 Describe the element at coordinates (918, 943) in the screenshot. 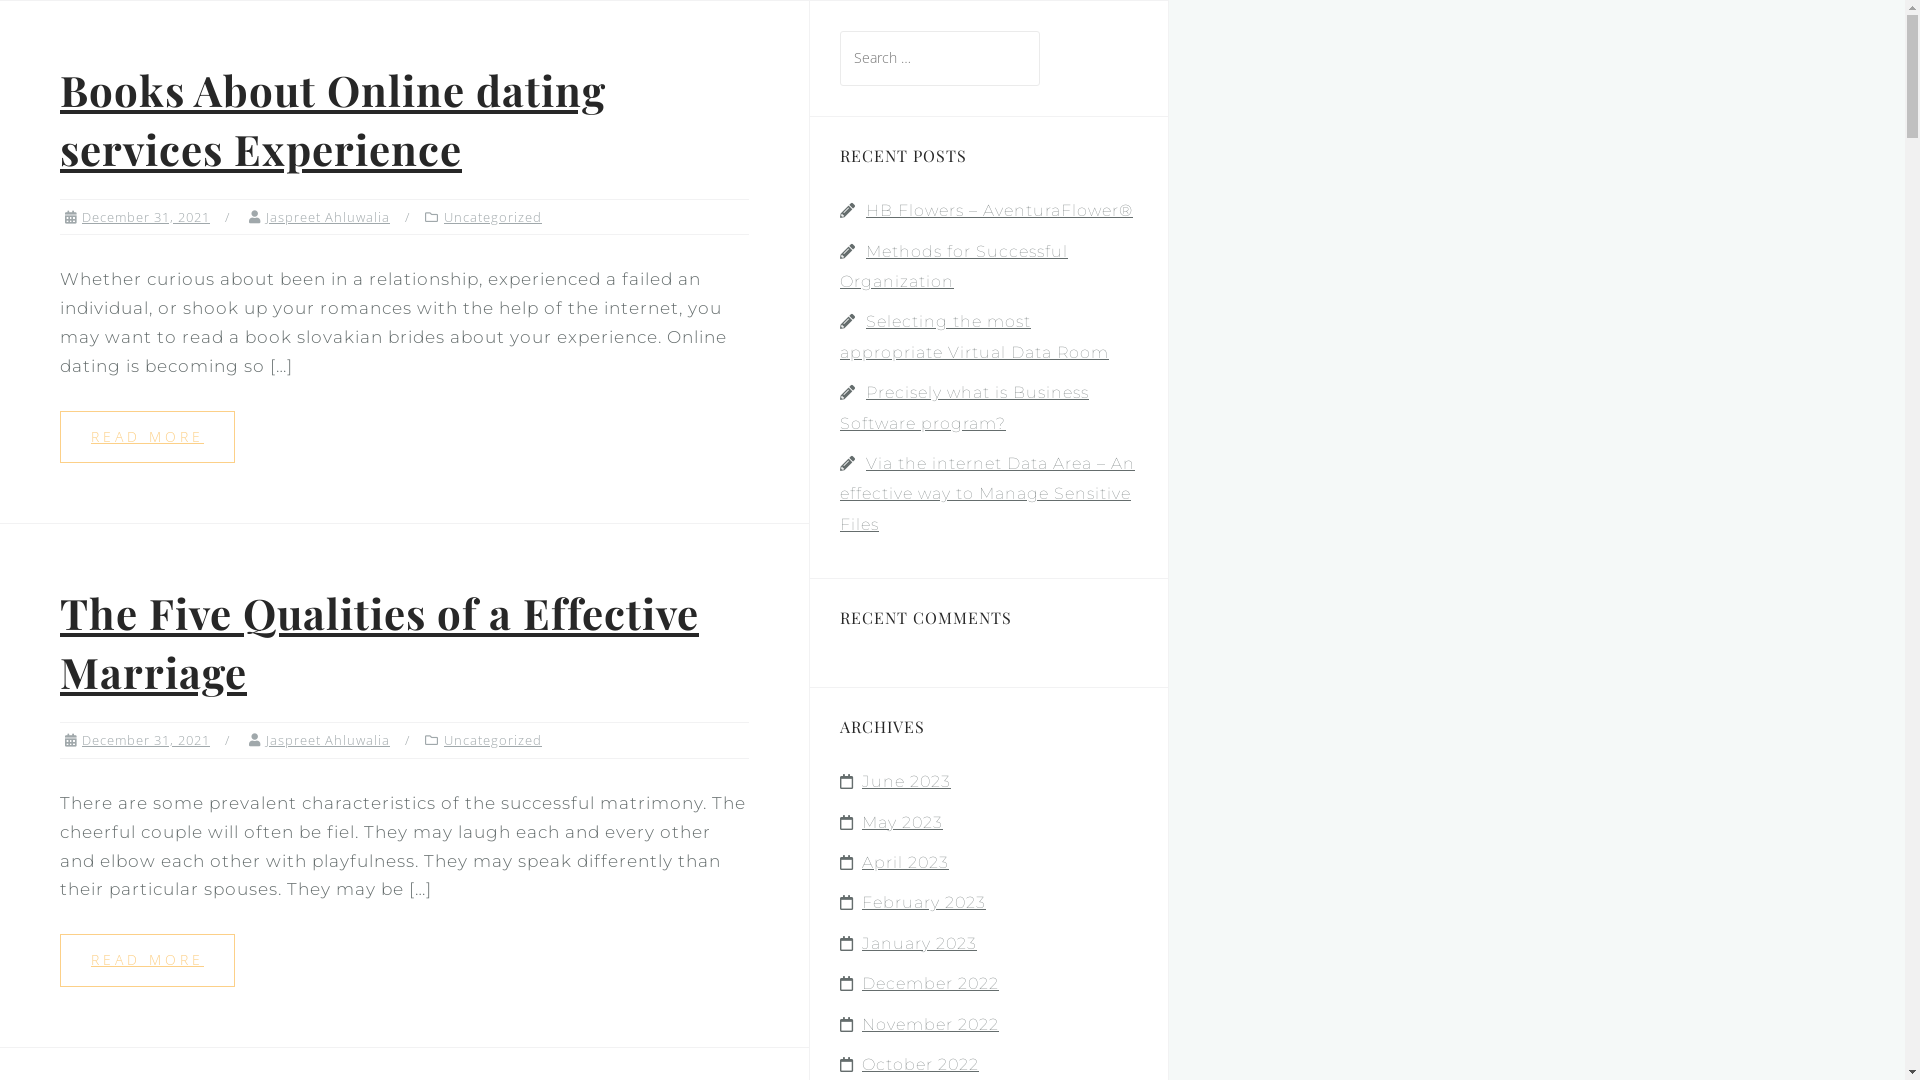

I see `'January 2023'` at that location.